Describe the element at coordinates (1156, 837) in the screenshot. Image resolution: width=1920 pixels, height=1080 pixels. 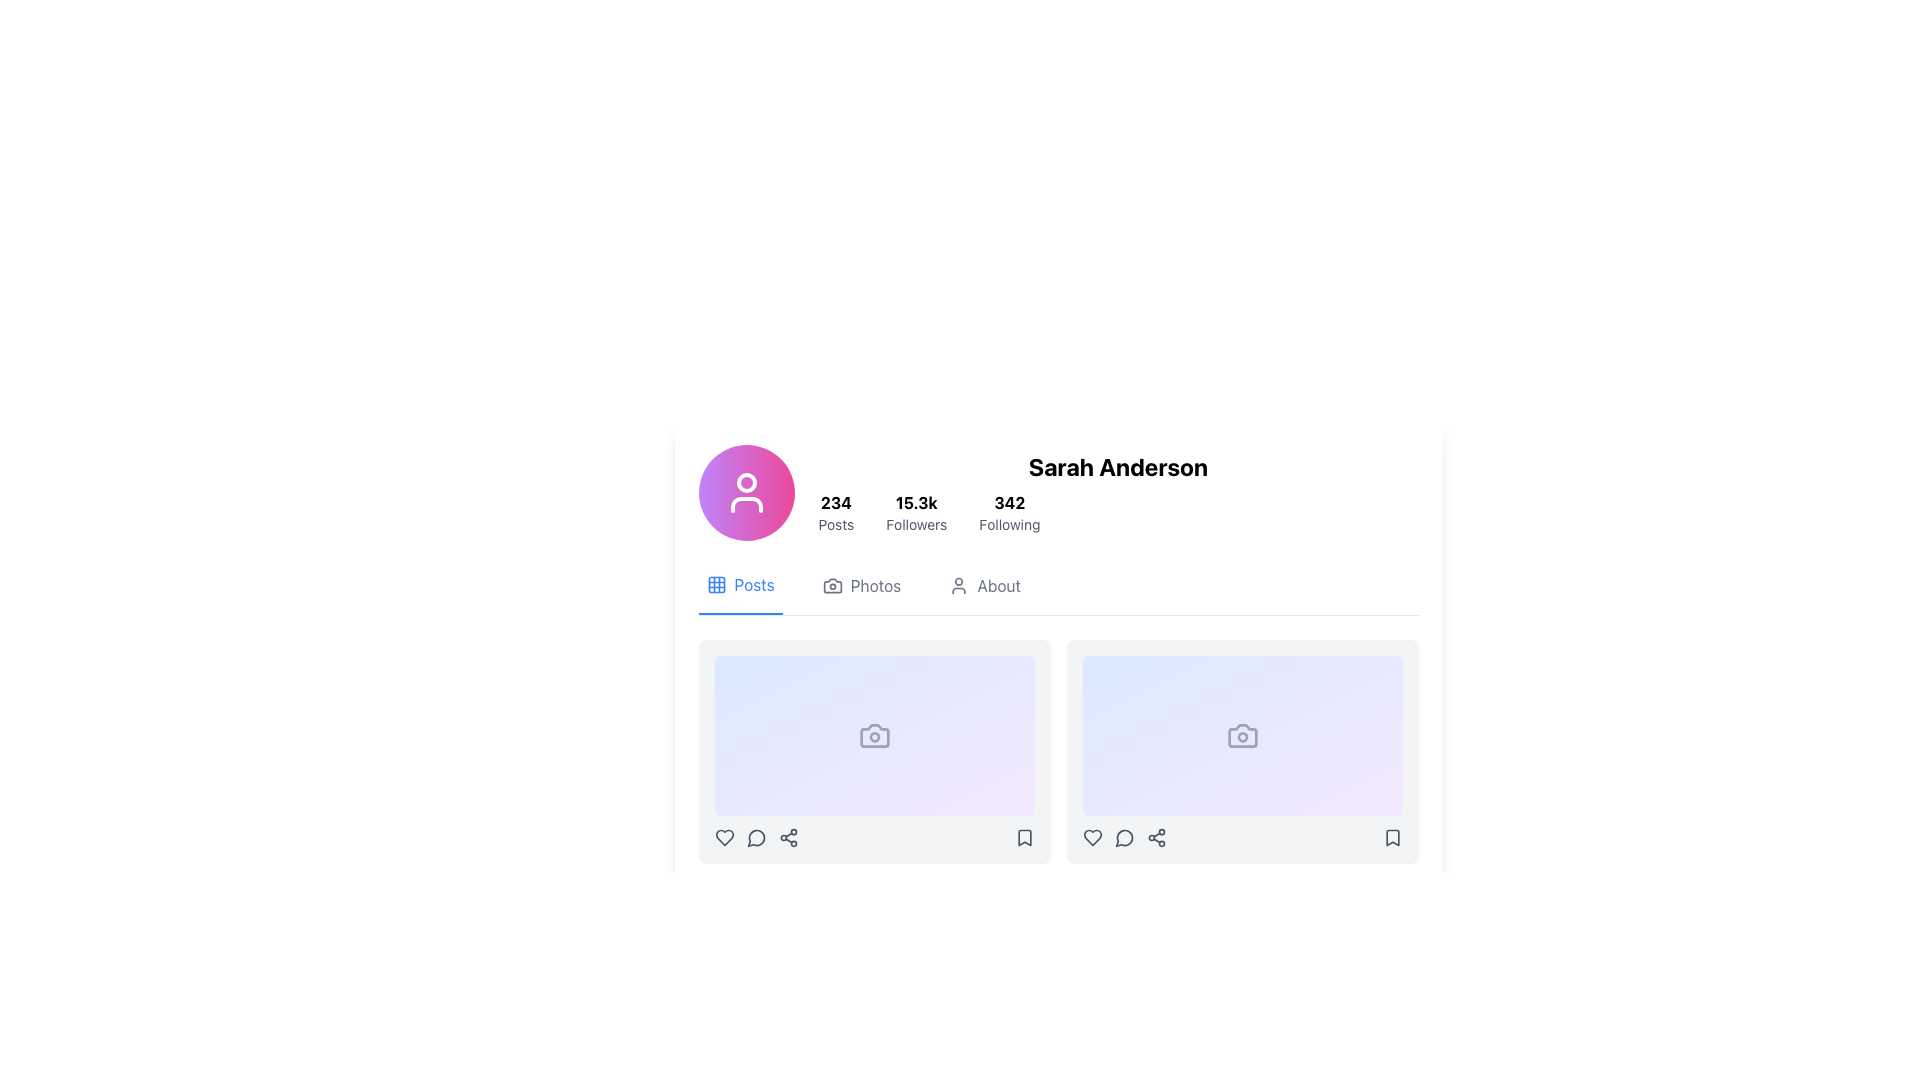
I see `the share button icon located` at that location.